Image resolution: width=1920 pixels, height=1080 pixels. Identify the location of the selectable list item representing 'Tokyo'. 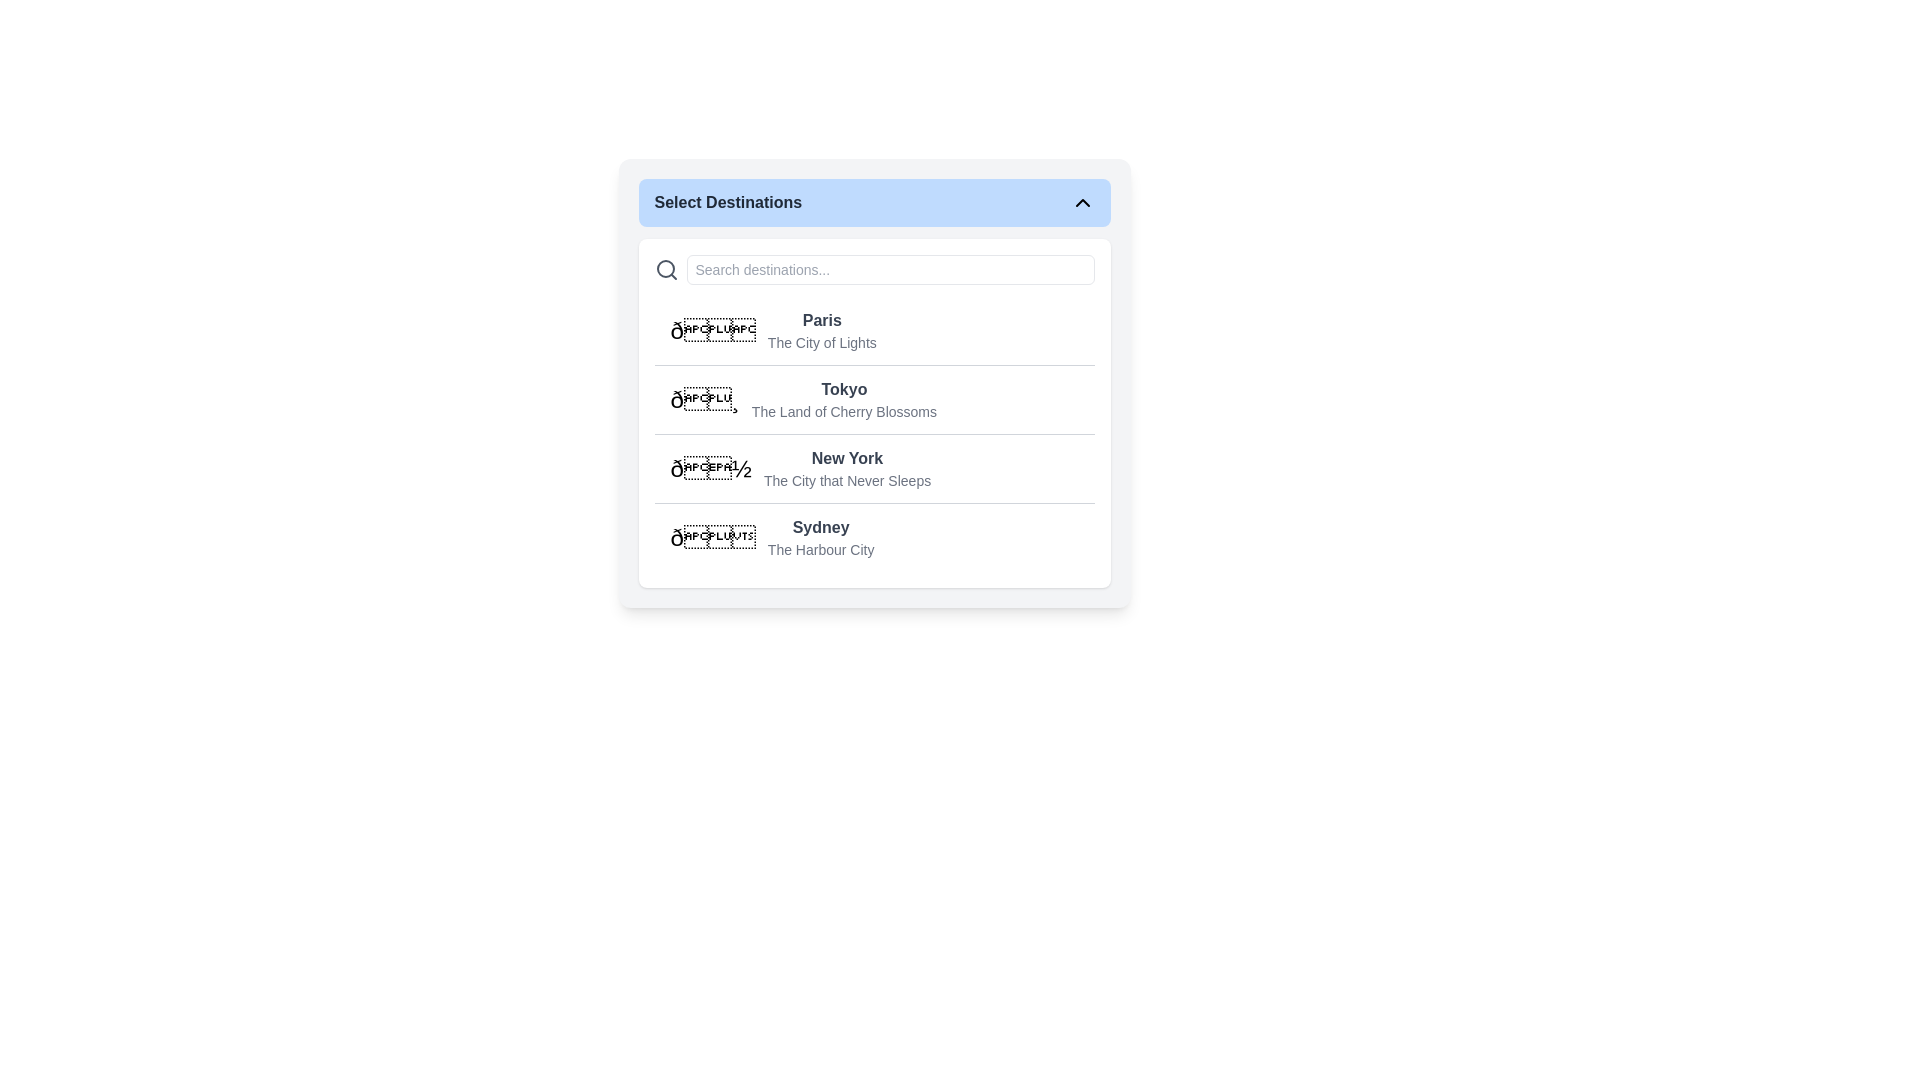
(803, 400).